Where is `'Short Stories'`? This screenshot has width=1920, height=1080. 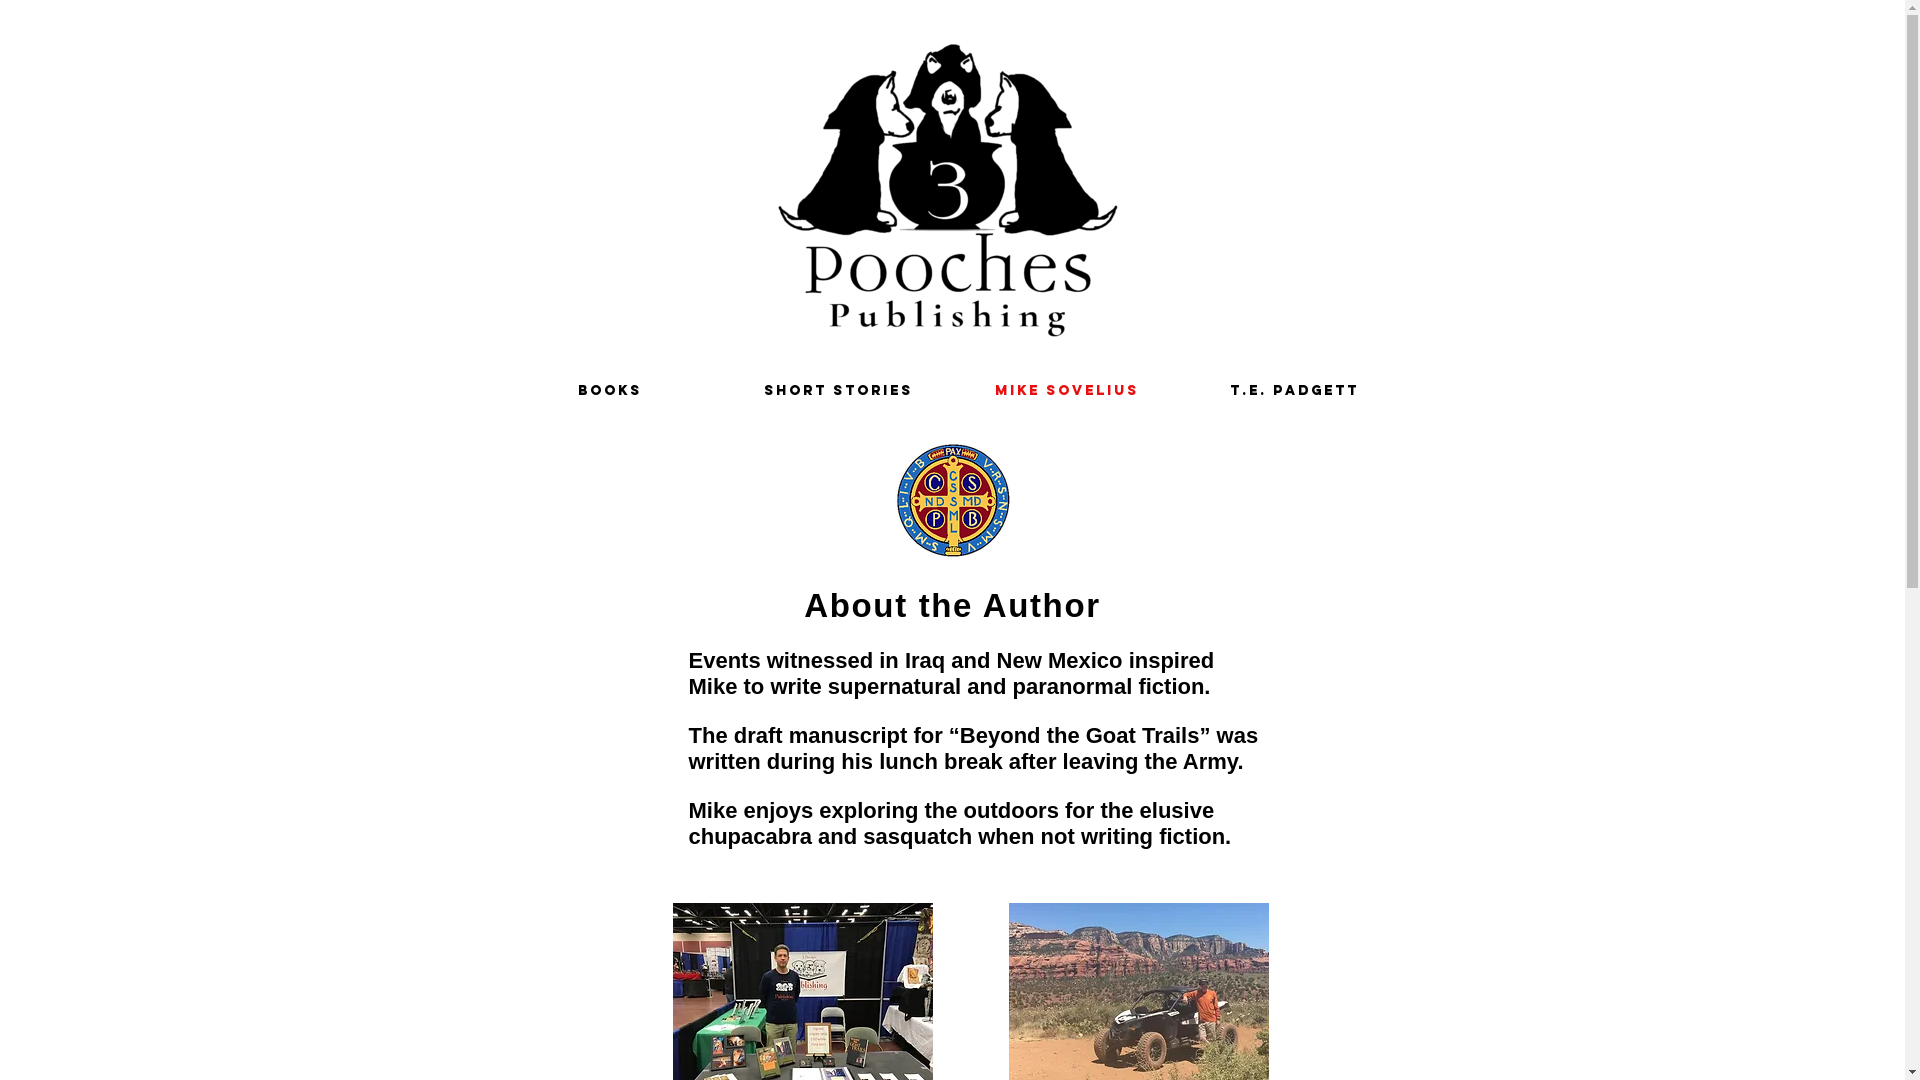
'Short Stories' is located at coordinates (723, 390).